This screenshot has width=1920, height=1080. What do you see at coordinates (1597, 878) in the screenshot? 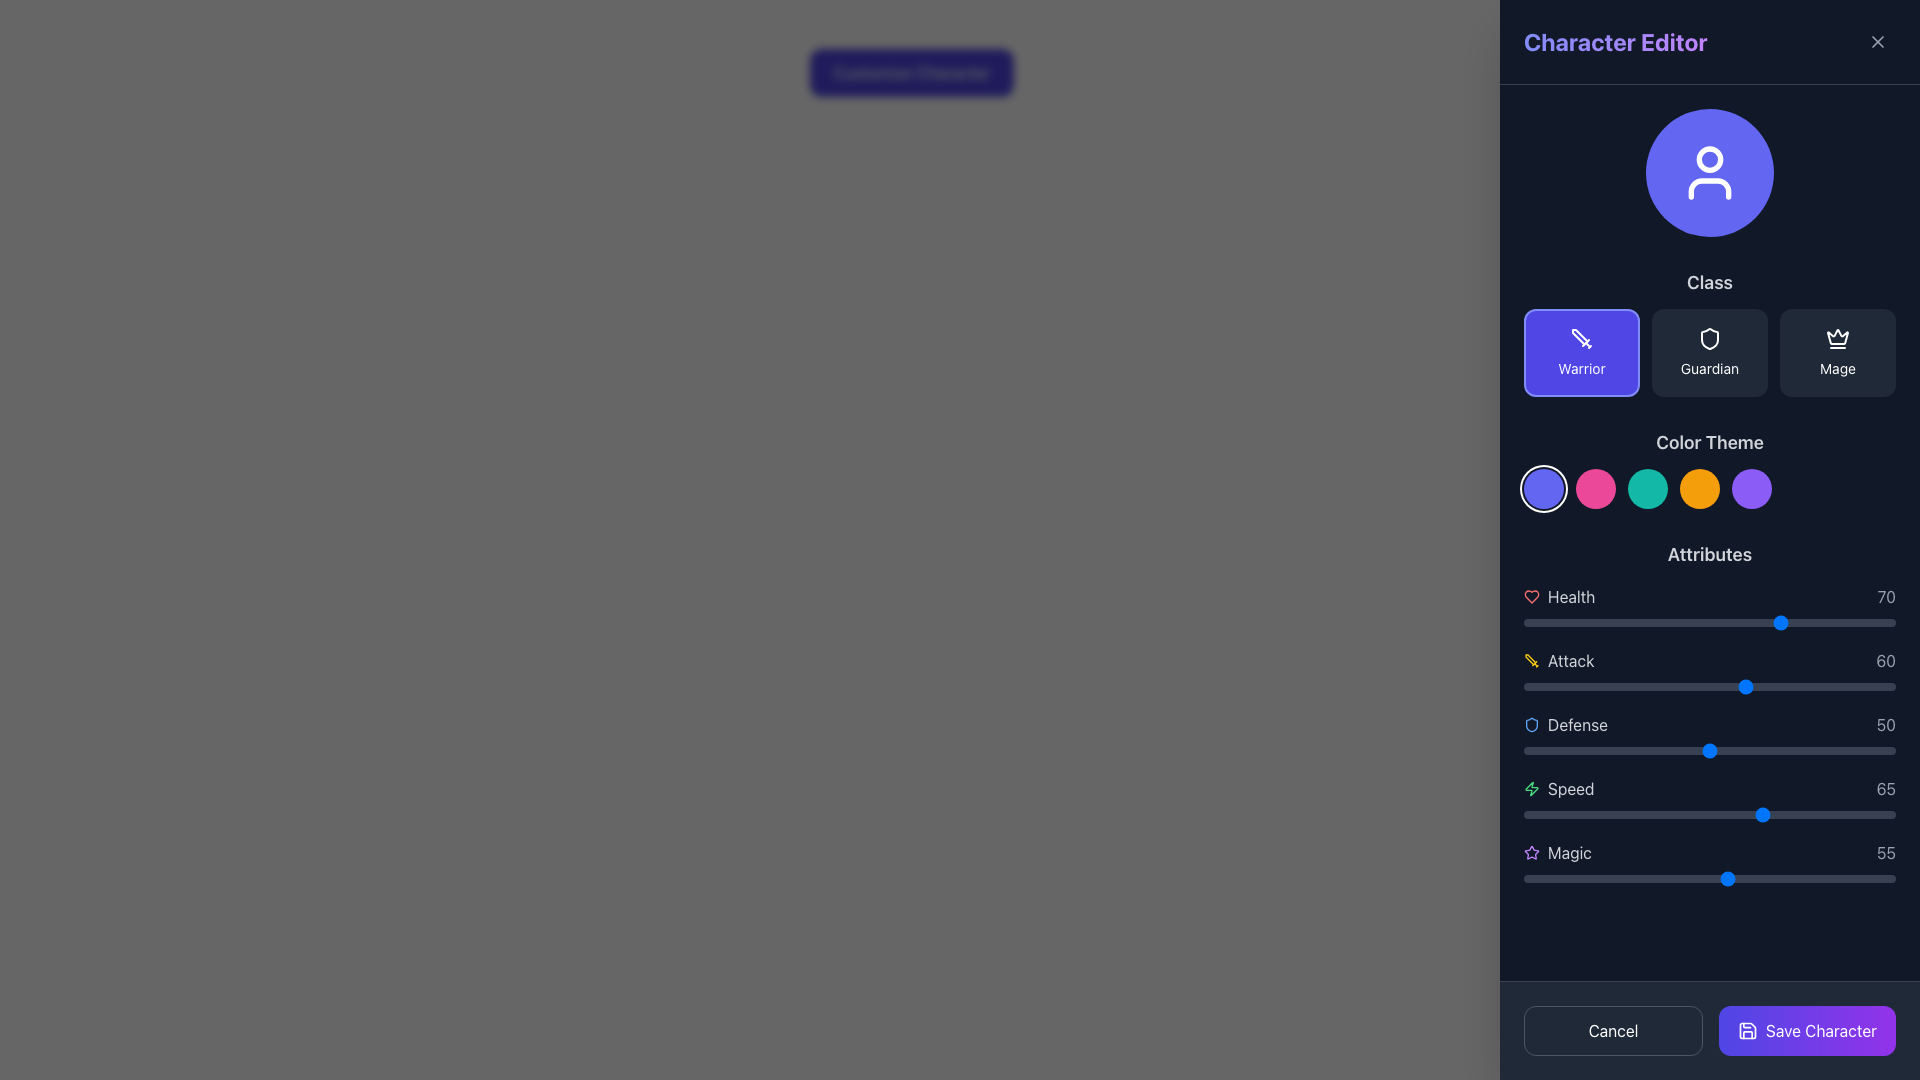
I see `the magic attribute` at bounding box center [1597, 878].